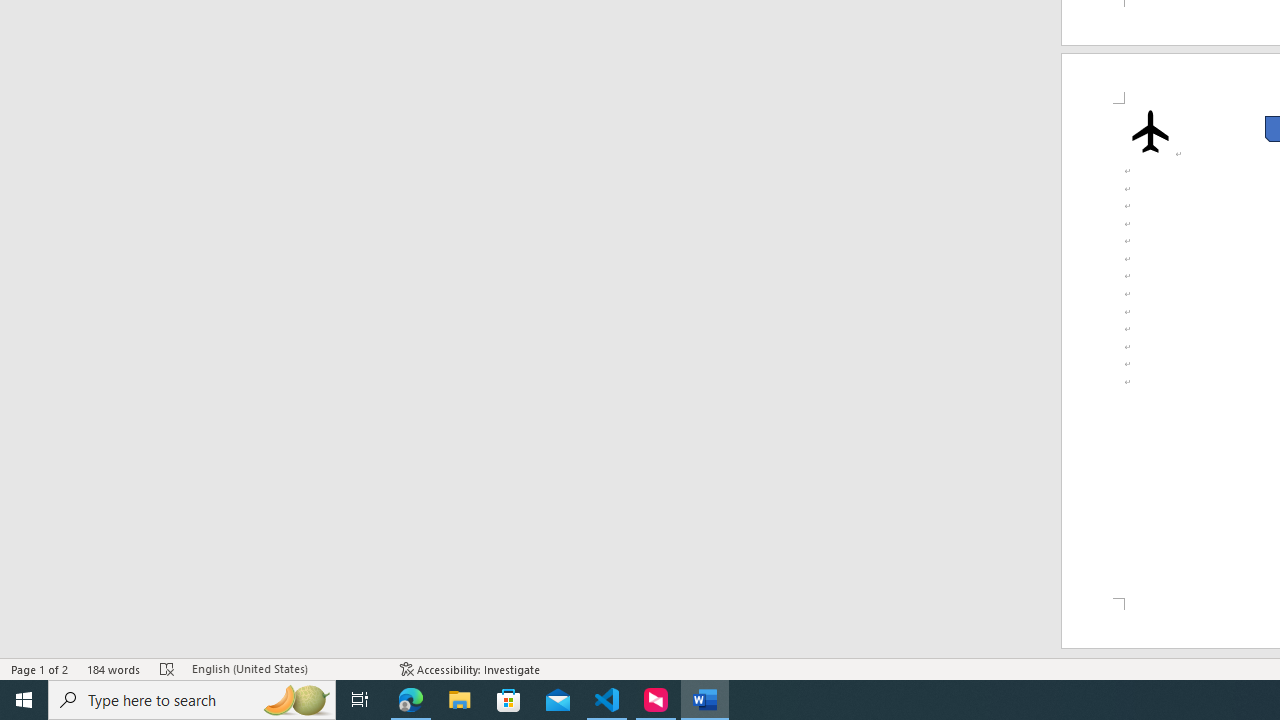 Image resolution: width=1280 pixels, height=720 pixels. Describe the element at coordinates (1150, 131) in the screenshot. I see `'Airplane with solid fill'` at that location.